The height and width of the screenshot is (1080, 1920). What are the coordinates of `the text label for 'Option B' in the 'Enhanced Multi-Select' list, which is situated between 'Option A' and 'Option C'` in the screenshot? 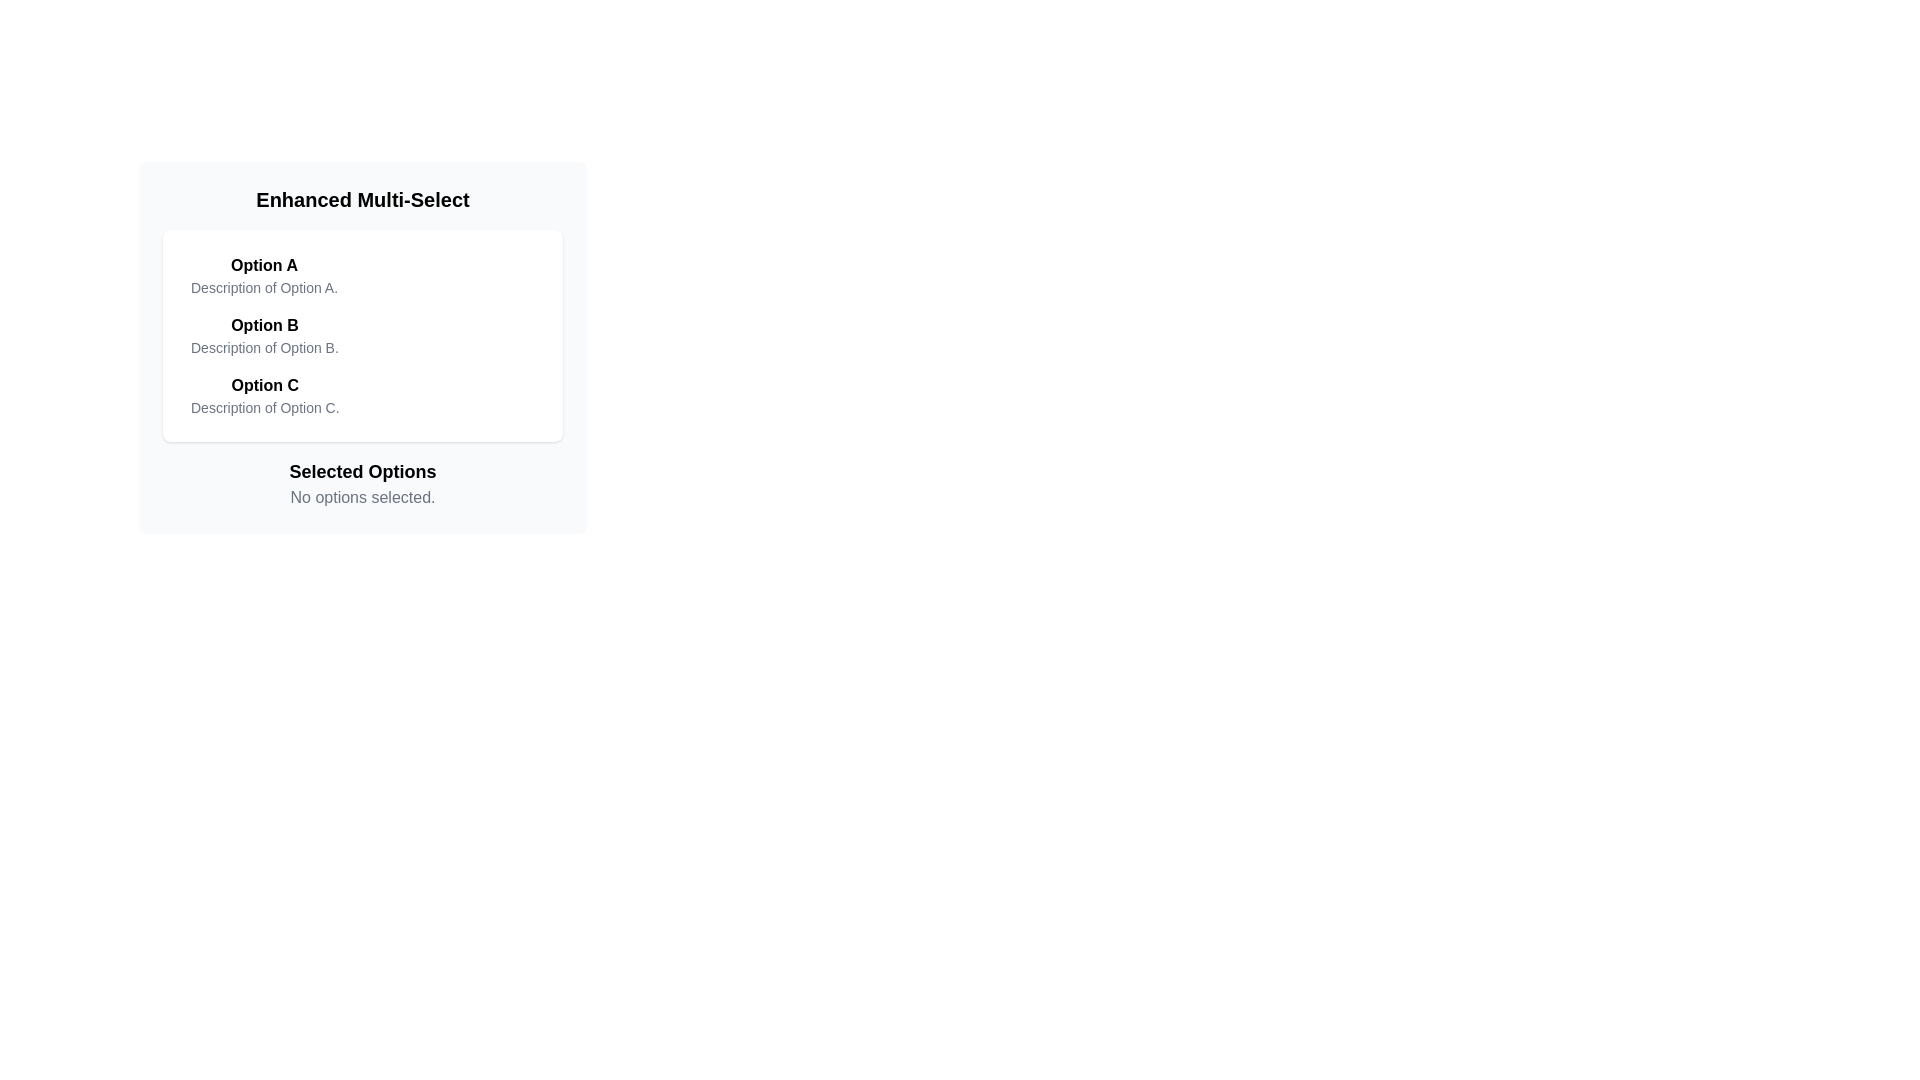 It's located at (263, 325).